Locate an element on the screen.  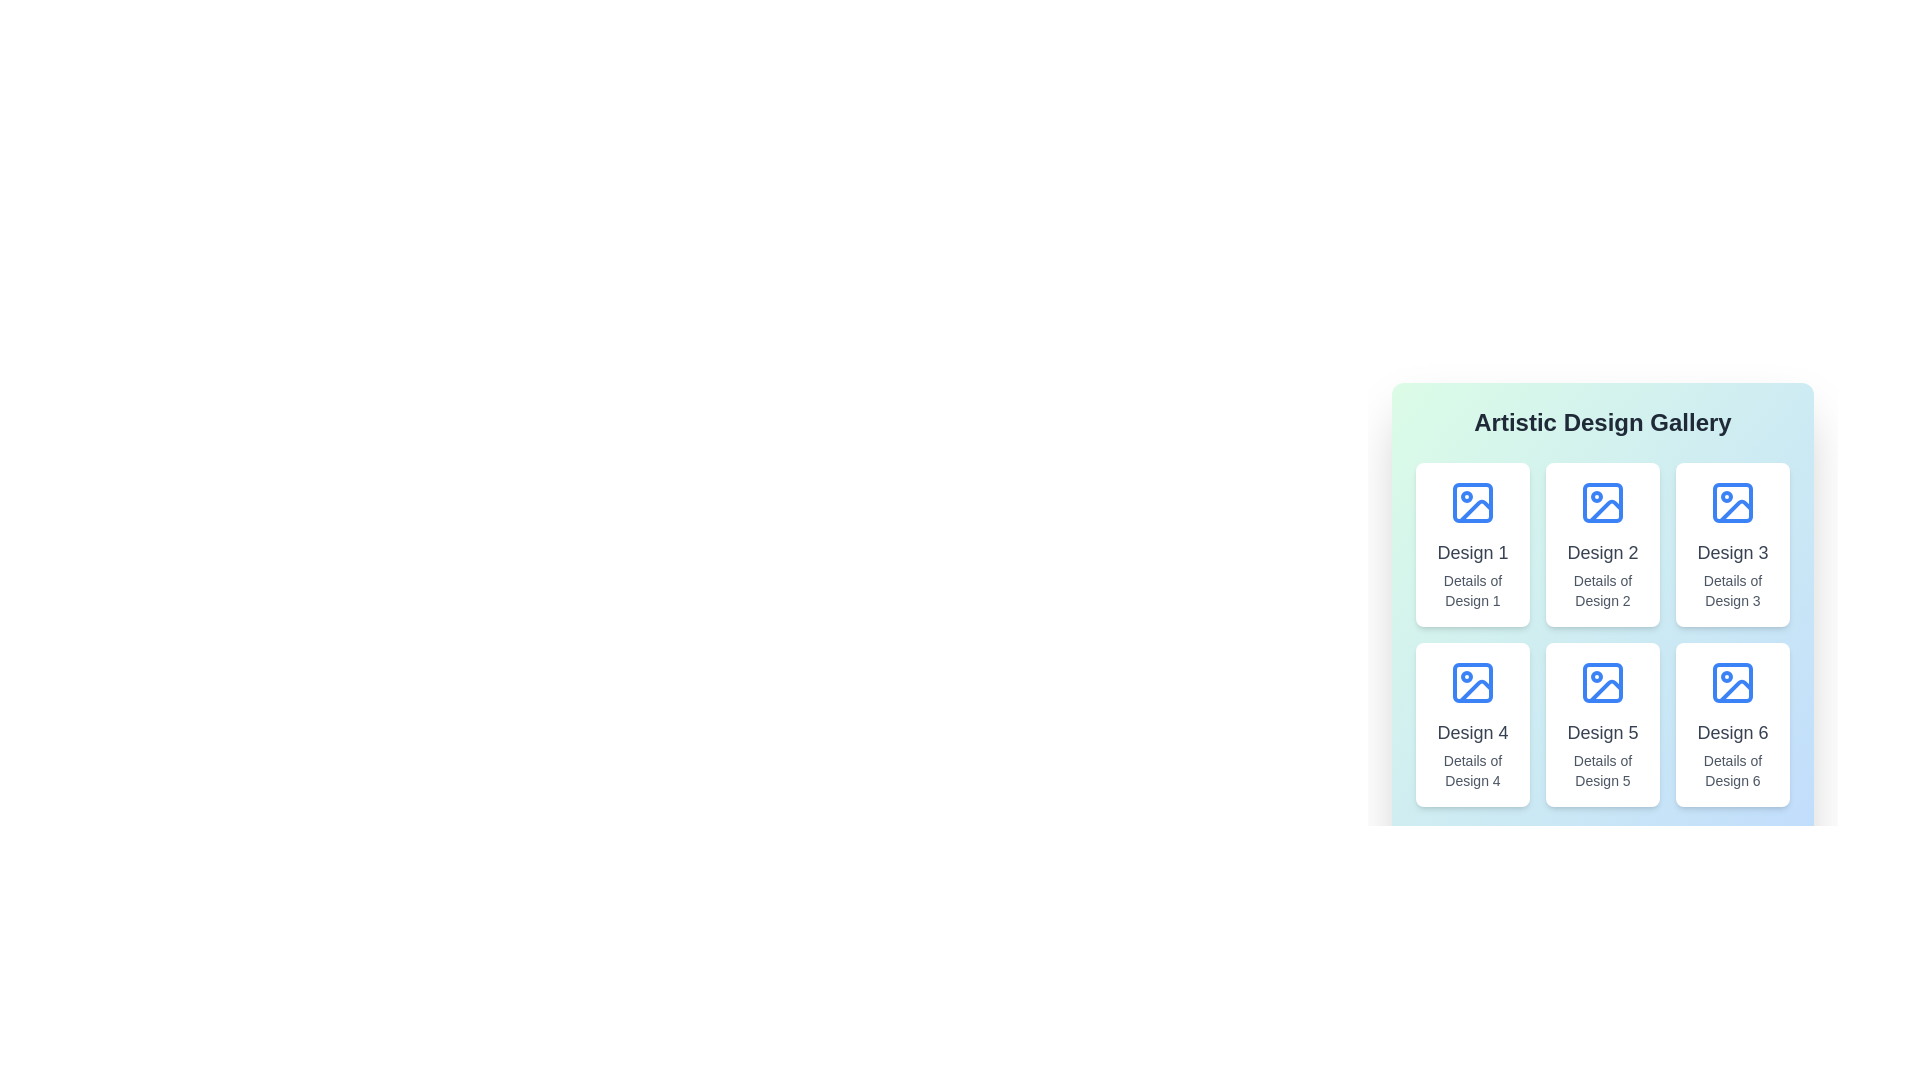
the blue SVG icon representing a mountain or slope, located in the second card of the top row in the 'Artistic Design Gallery', above the text 'Design 2' and its description is located at coordinates (1603, 501).